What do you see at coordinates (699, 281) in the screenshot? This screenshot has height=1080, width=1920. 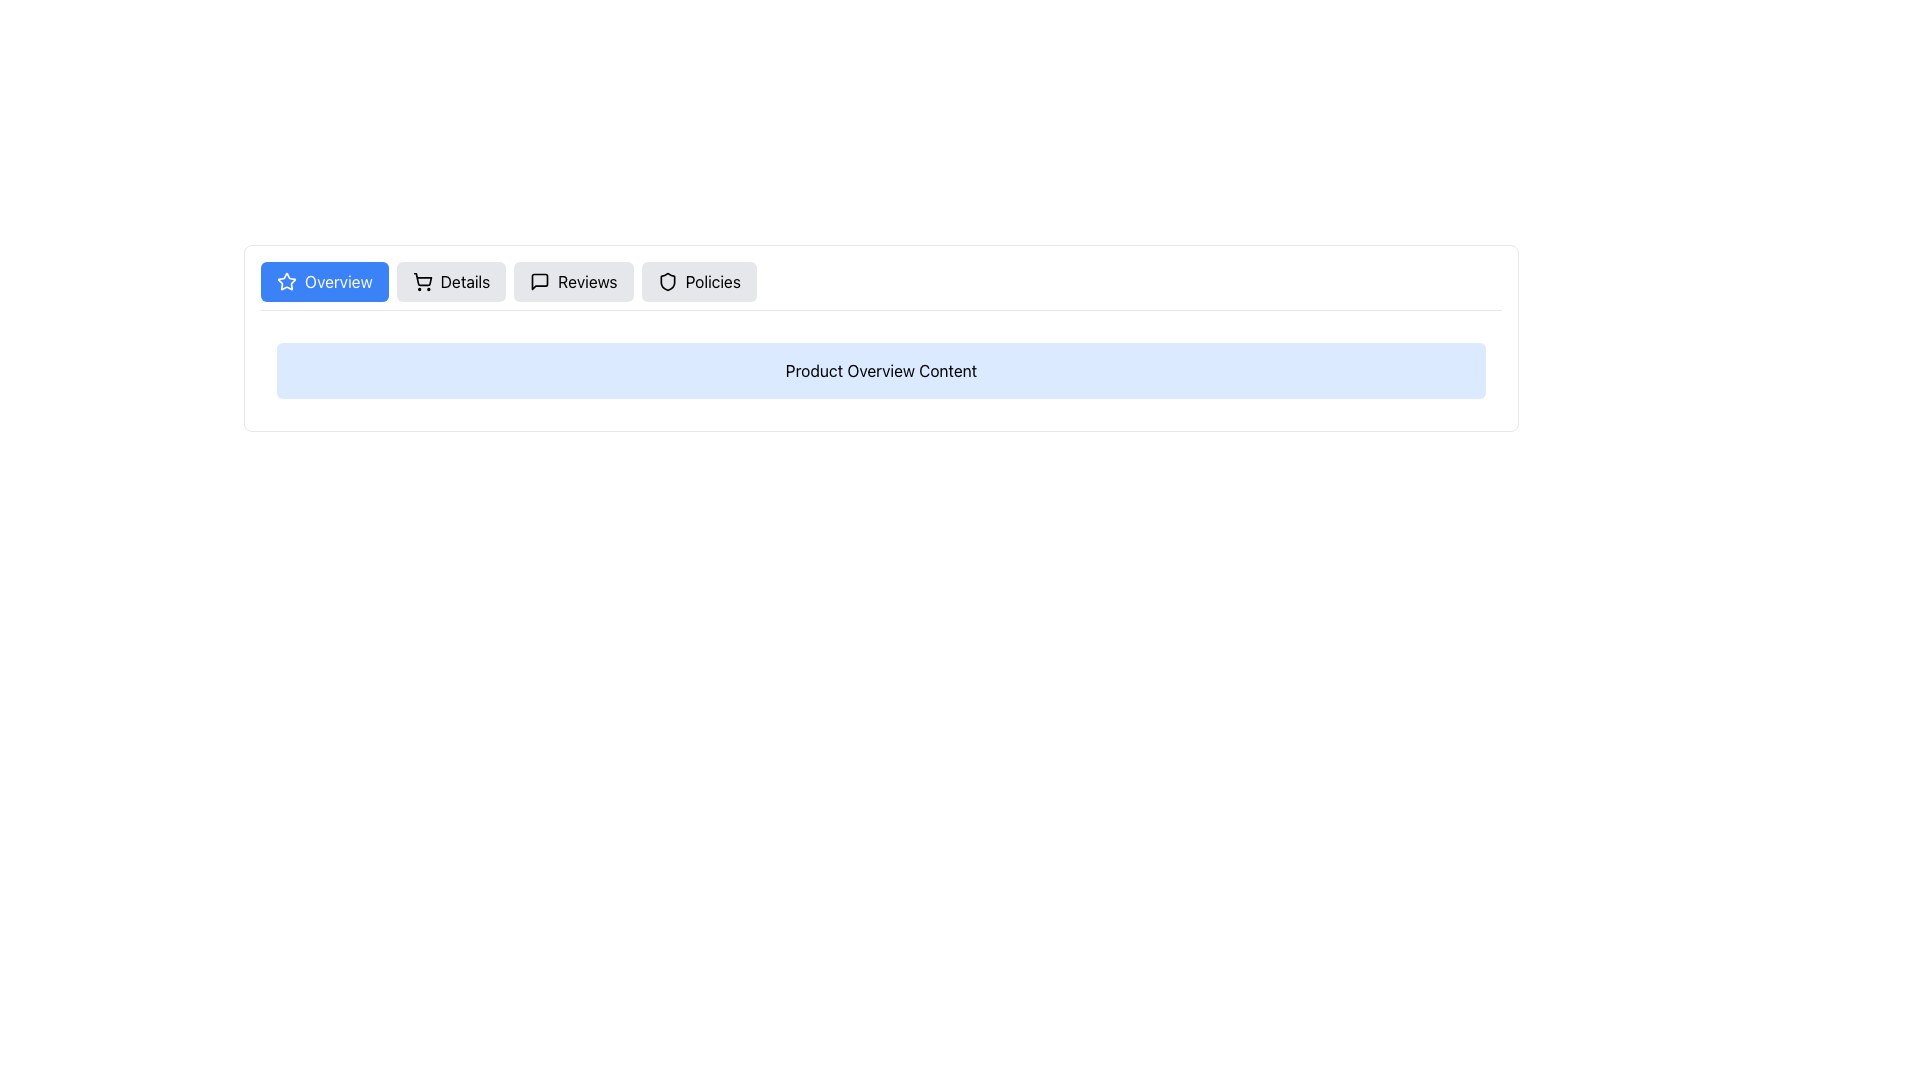 I see `the fourth tab in the navigation bar` at bounding box center [699, 281].